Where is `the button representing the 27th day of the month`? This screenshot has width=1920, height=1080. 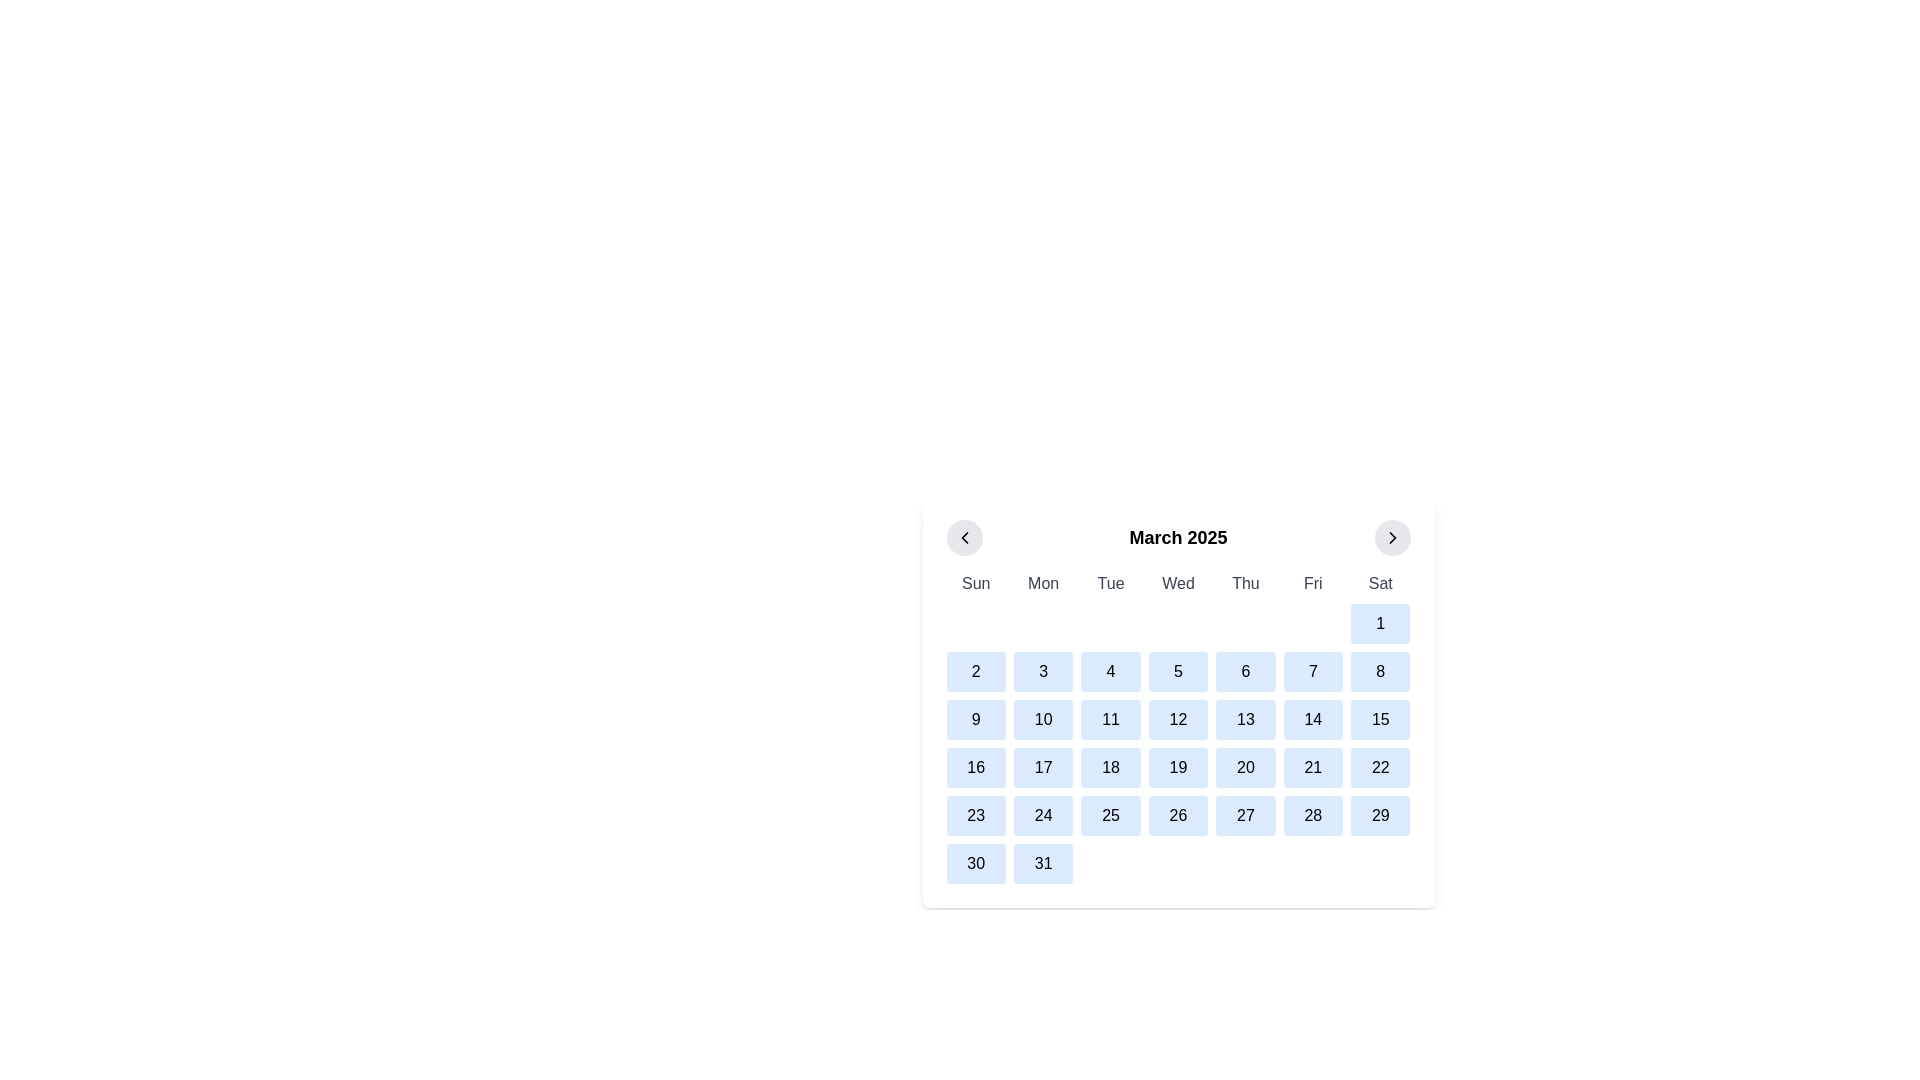 the button representing the 27th day of the month is located at coordinates (1244, 816).